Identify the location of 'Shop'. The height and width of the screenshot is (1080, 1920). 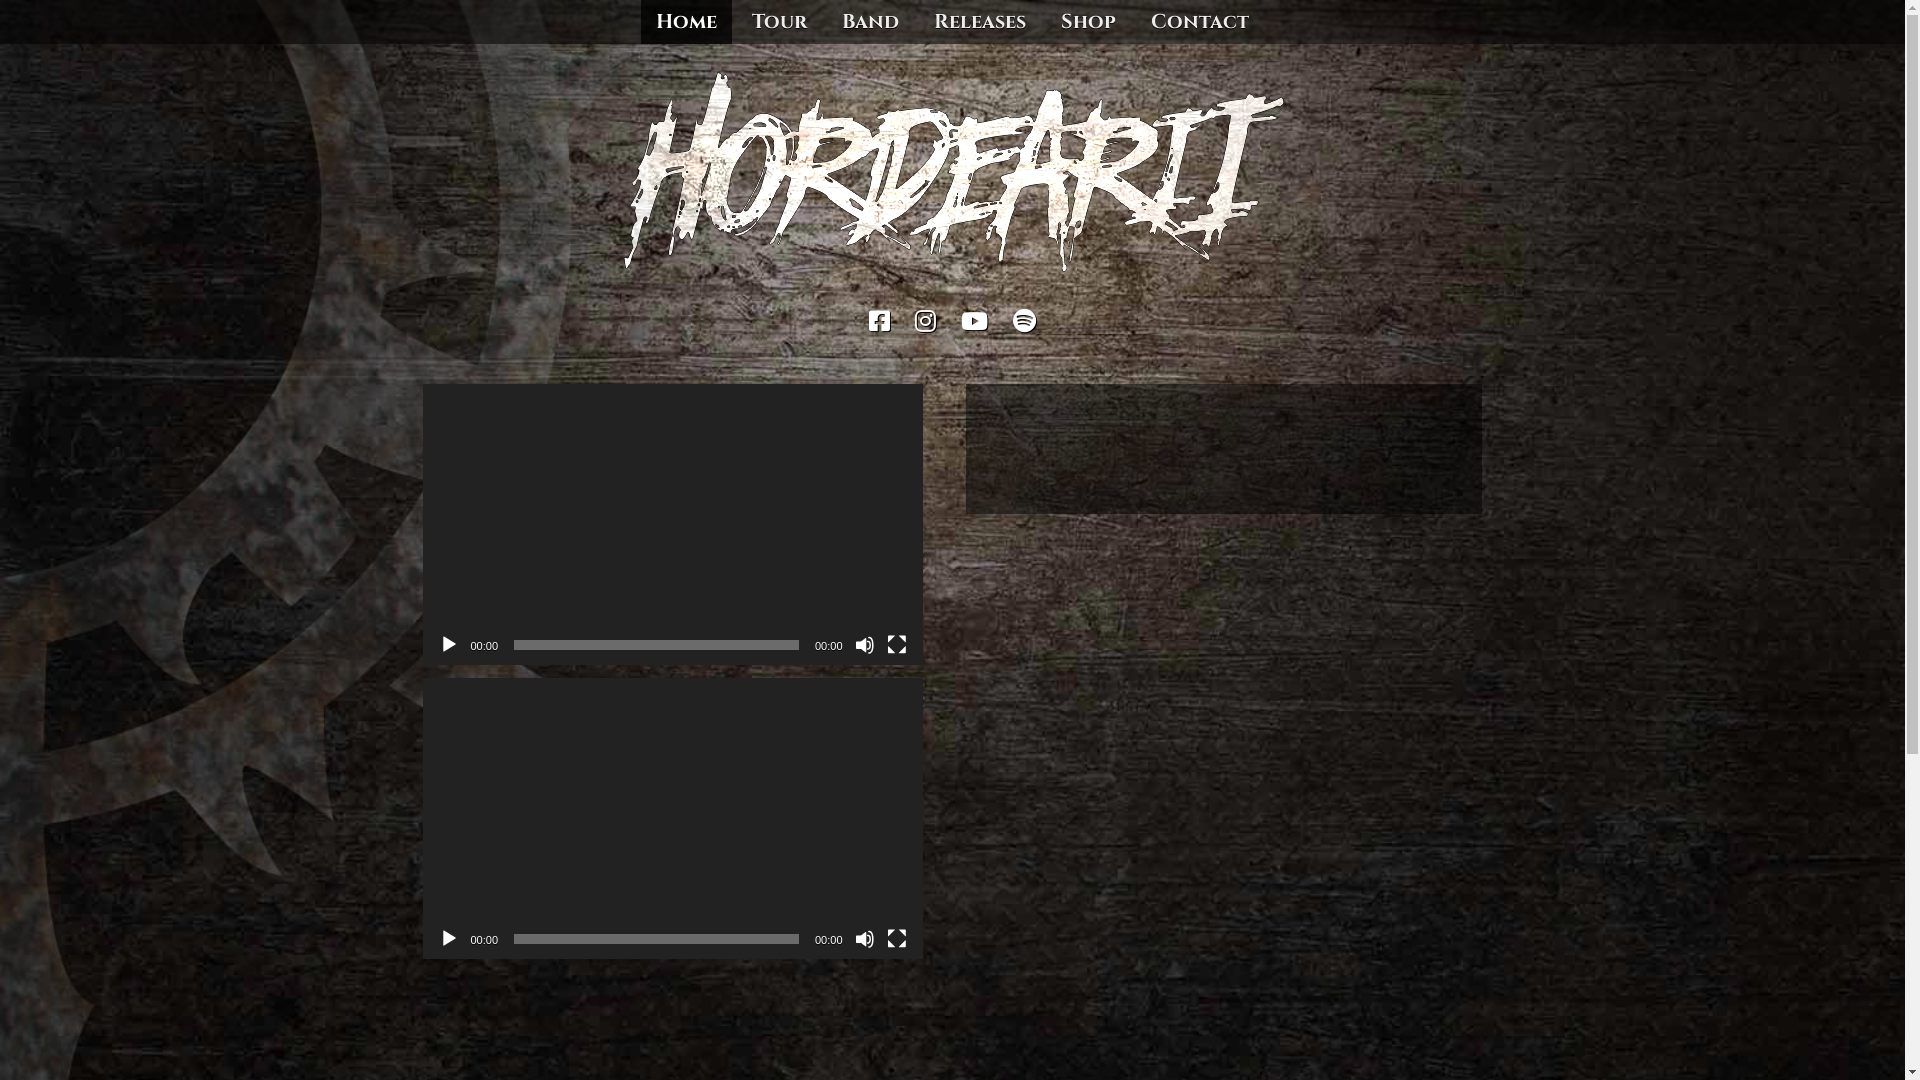
(1087, 22).